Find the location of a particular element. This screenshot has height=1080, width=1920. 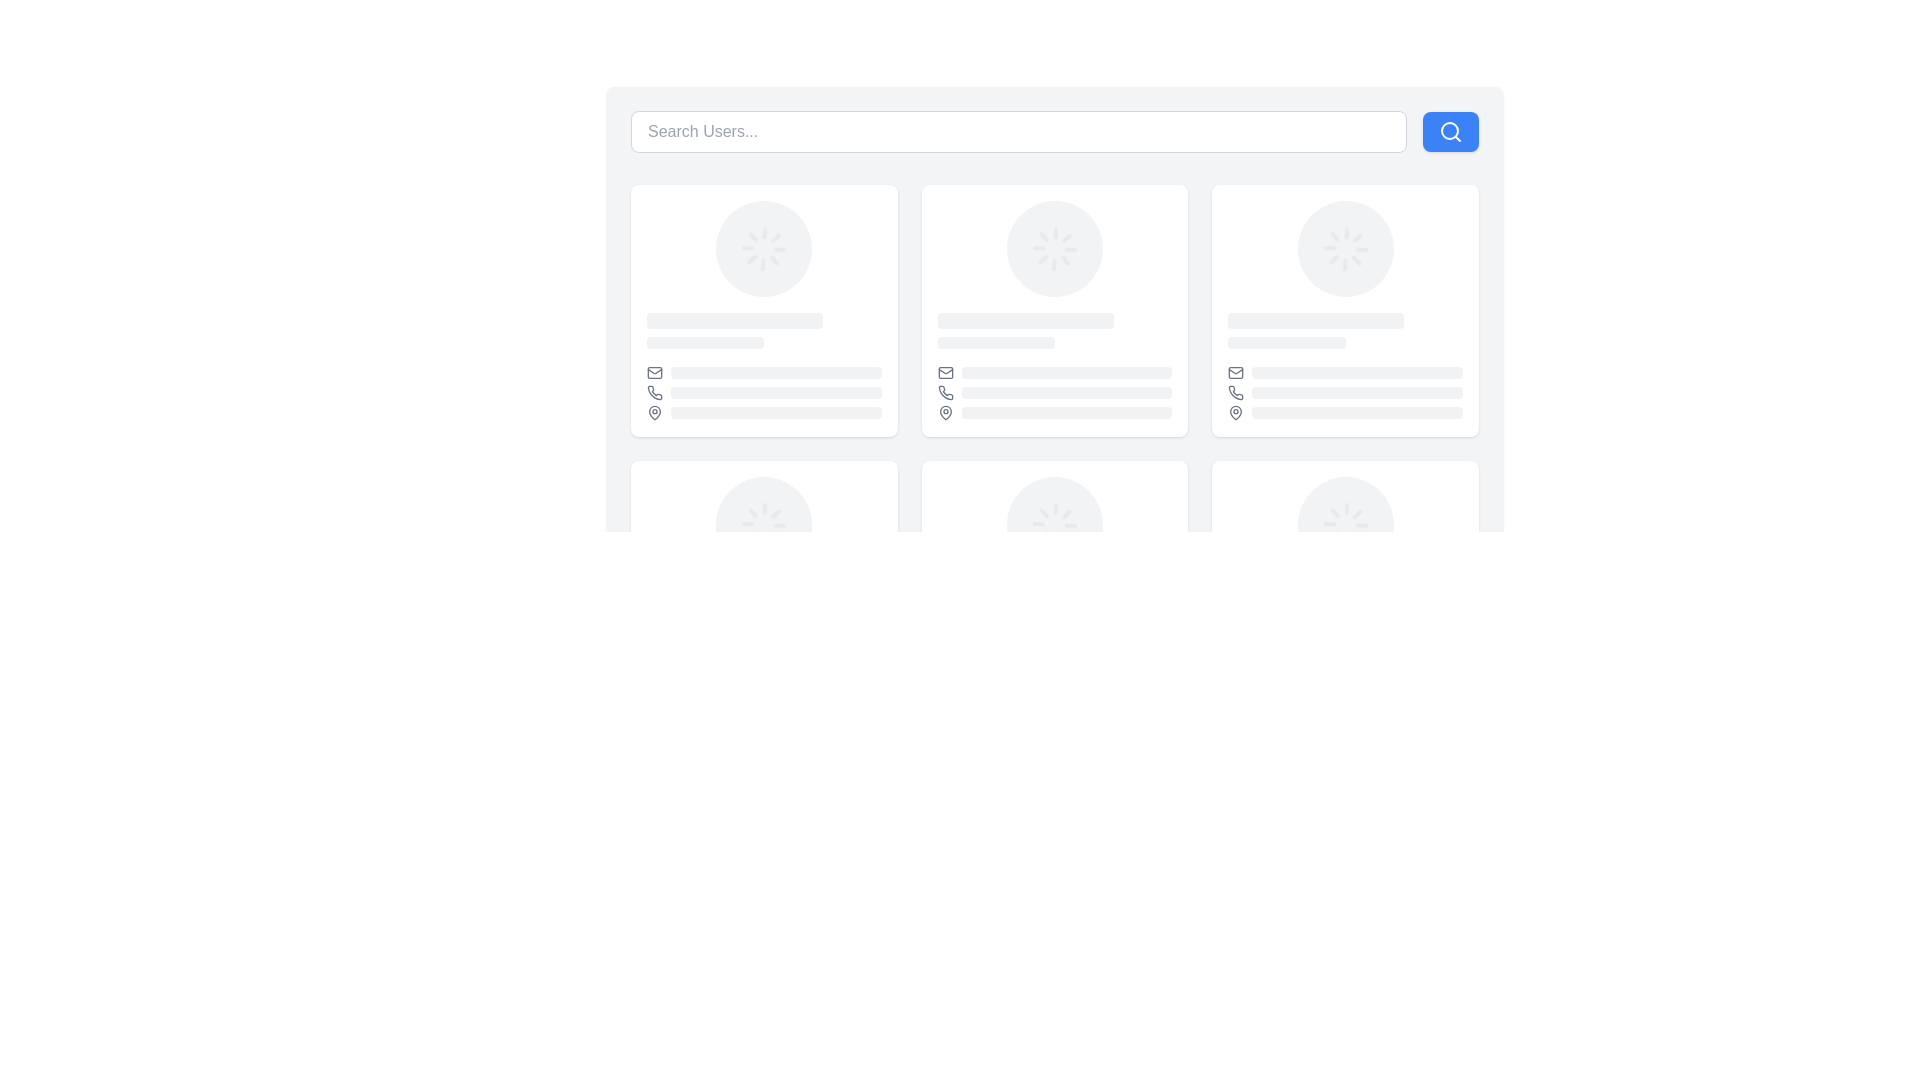

the map pin icon located in the bottom-right corner of the user profile card in the third column of the interface grid for functionality is located at coordinates (1235, 411).